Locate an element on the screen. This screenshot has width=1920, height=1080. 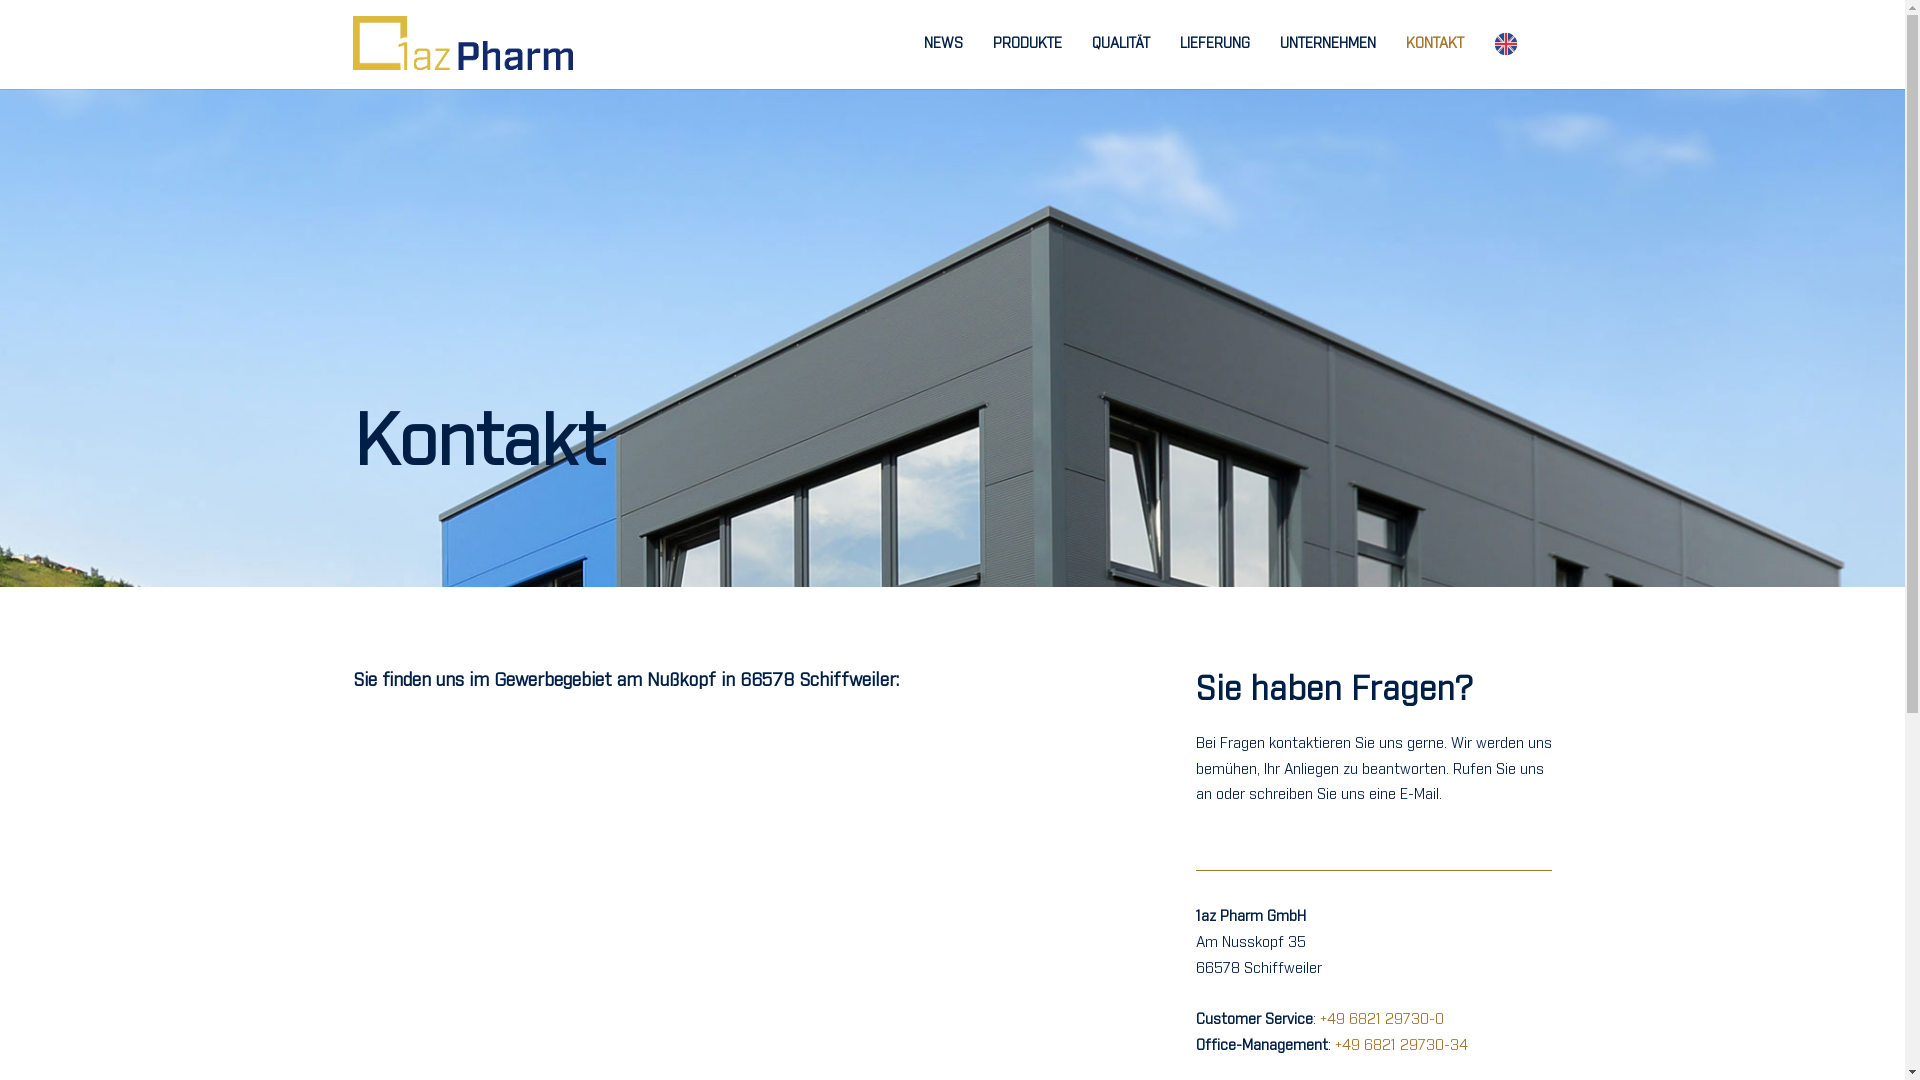
'+49 6821 29730-34' is located at coordinates (1400, 1044).